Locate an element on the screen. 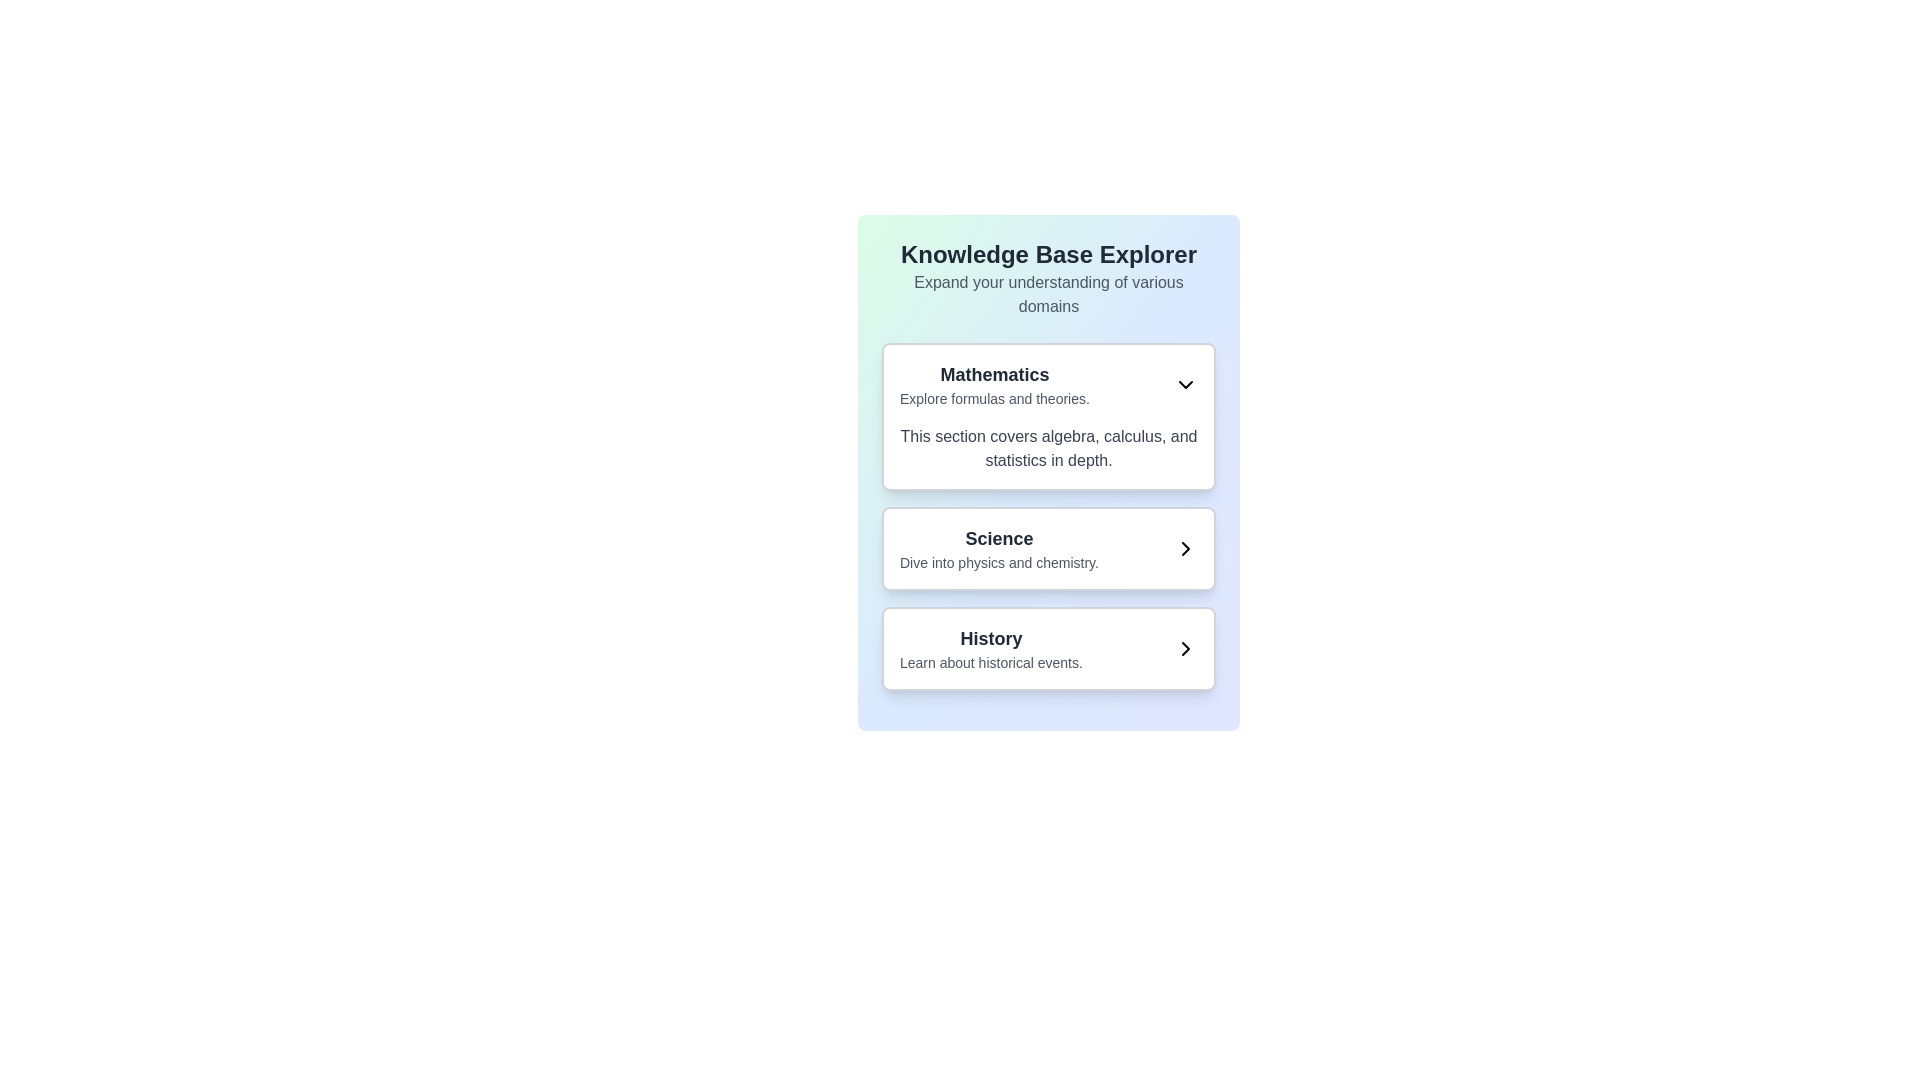  the rightward-pointing chevron icon with a black stroke is located at coordinates (1185, 648).